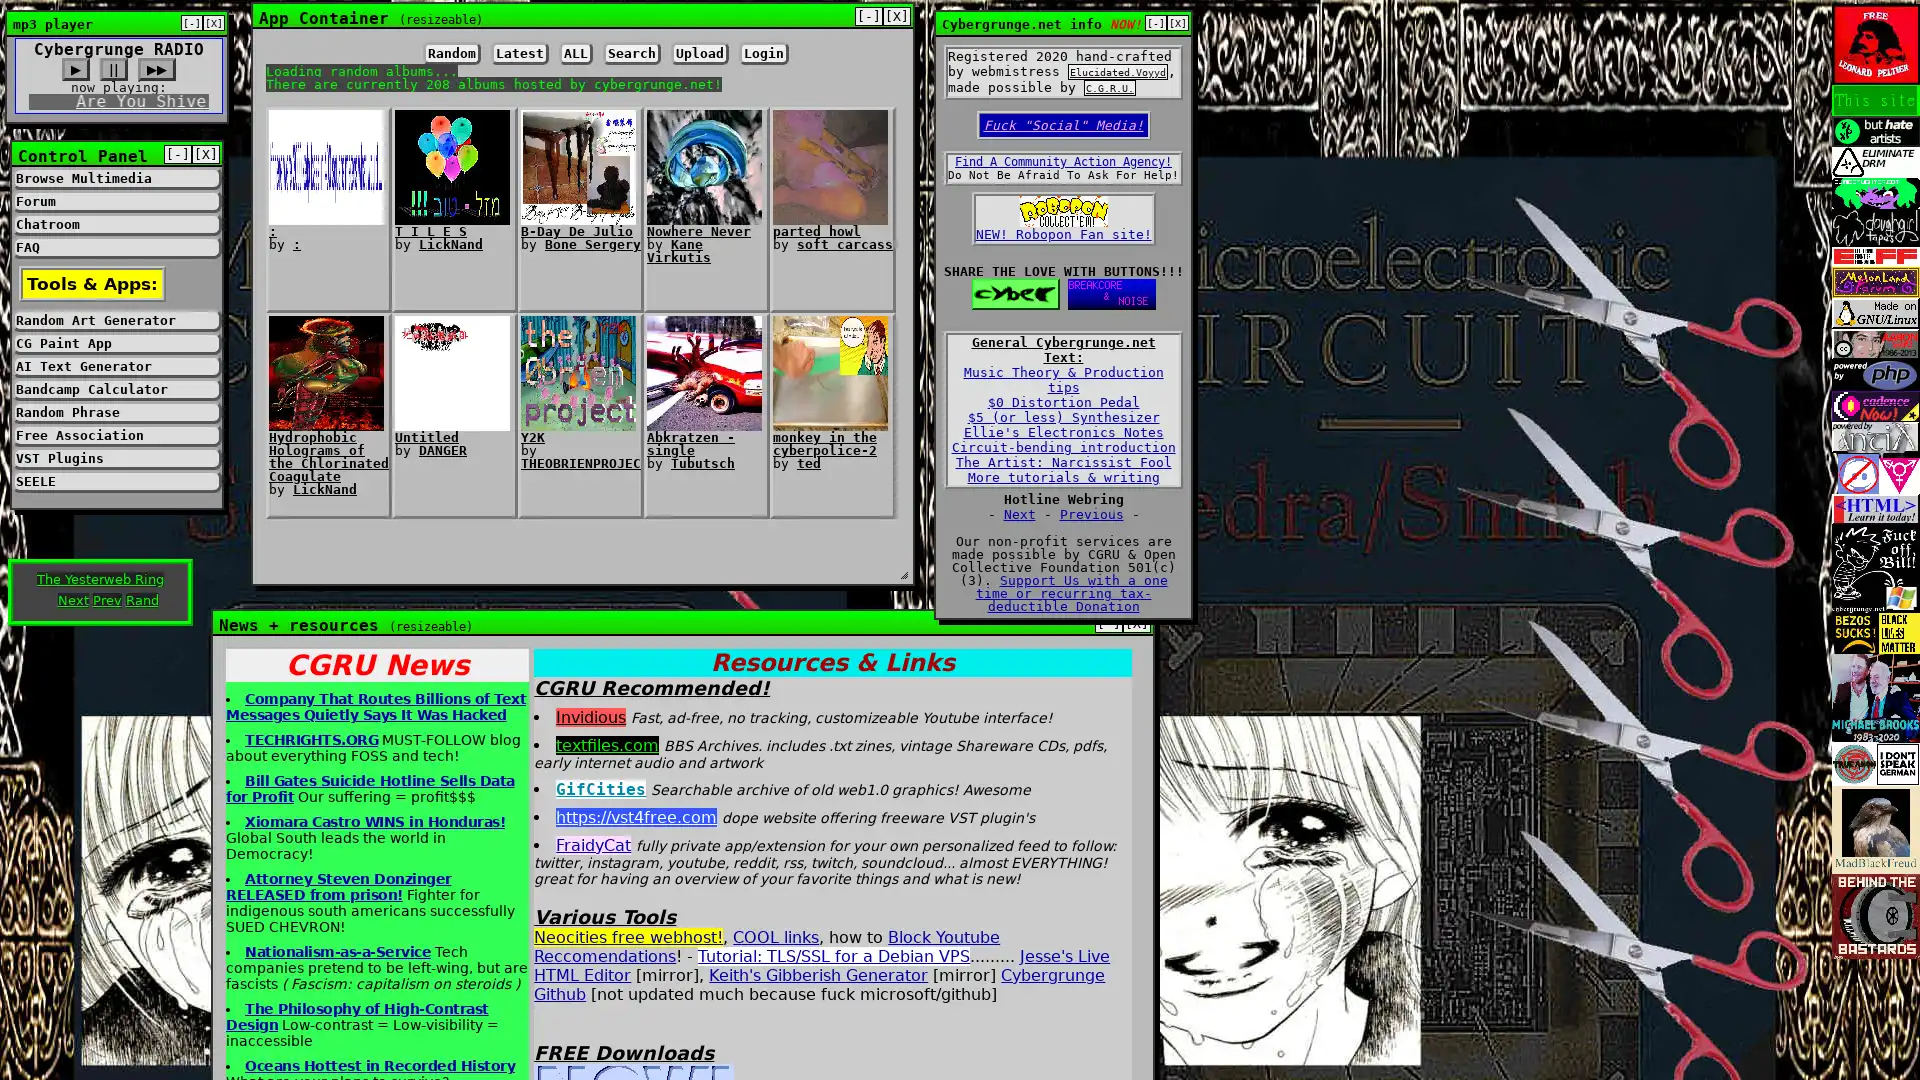  I want to click on Forum, so click(115, 201).